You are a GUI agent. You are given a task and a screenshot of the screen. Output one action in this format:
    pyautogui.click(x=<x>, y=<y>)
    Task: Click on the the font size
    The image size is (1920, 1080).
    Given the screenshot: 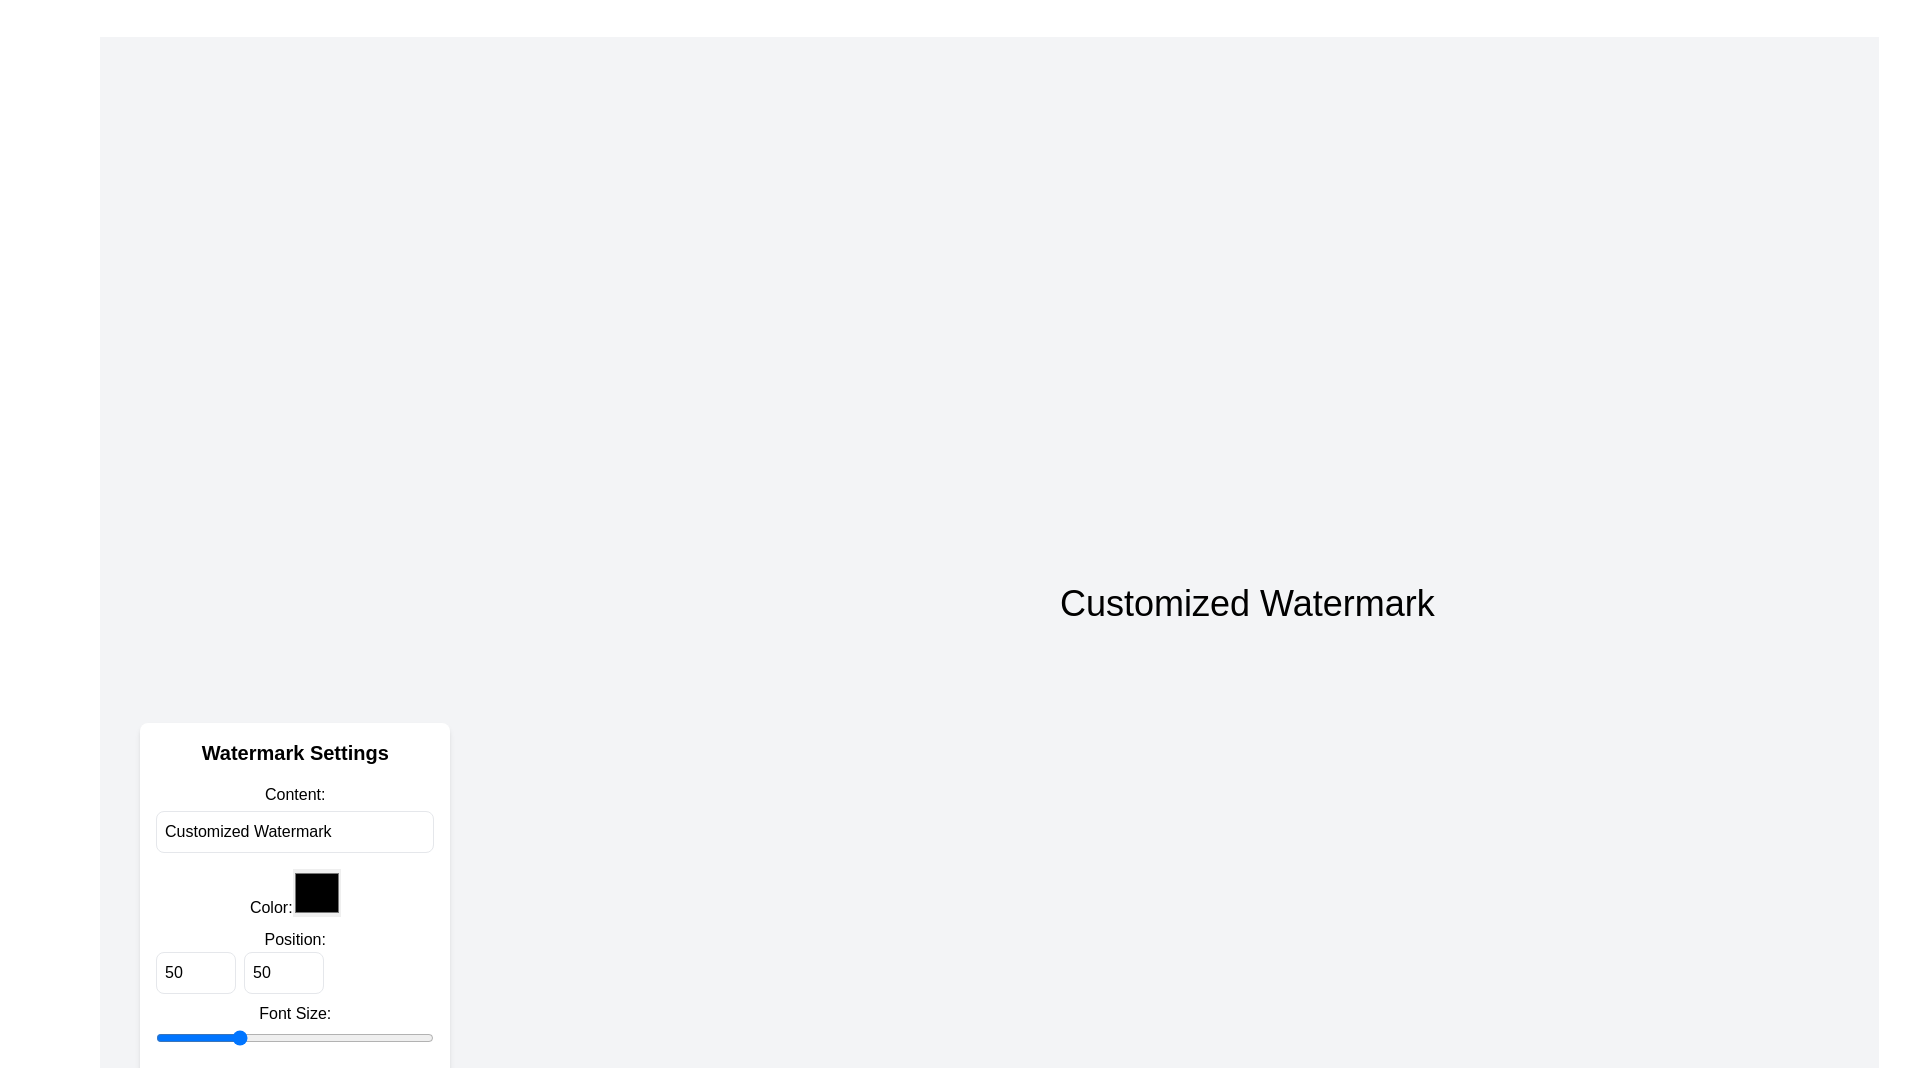 What is the action you would take?
    pyautogui.click(x=309, y=1036)
    